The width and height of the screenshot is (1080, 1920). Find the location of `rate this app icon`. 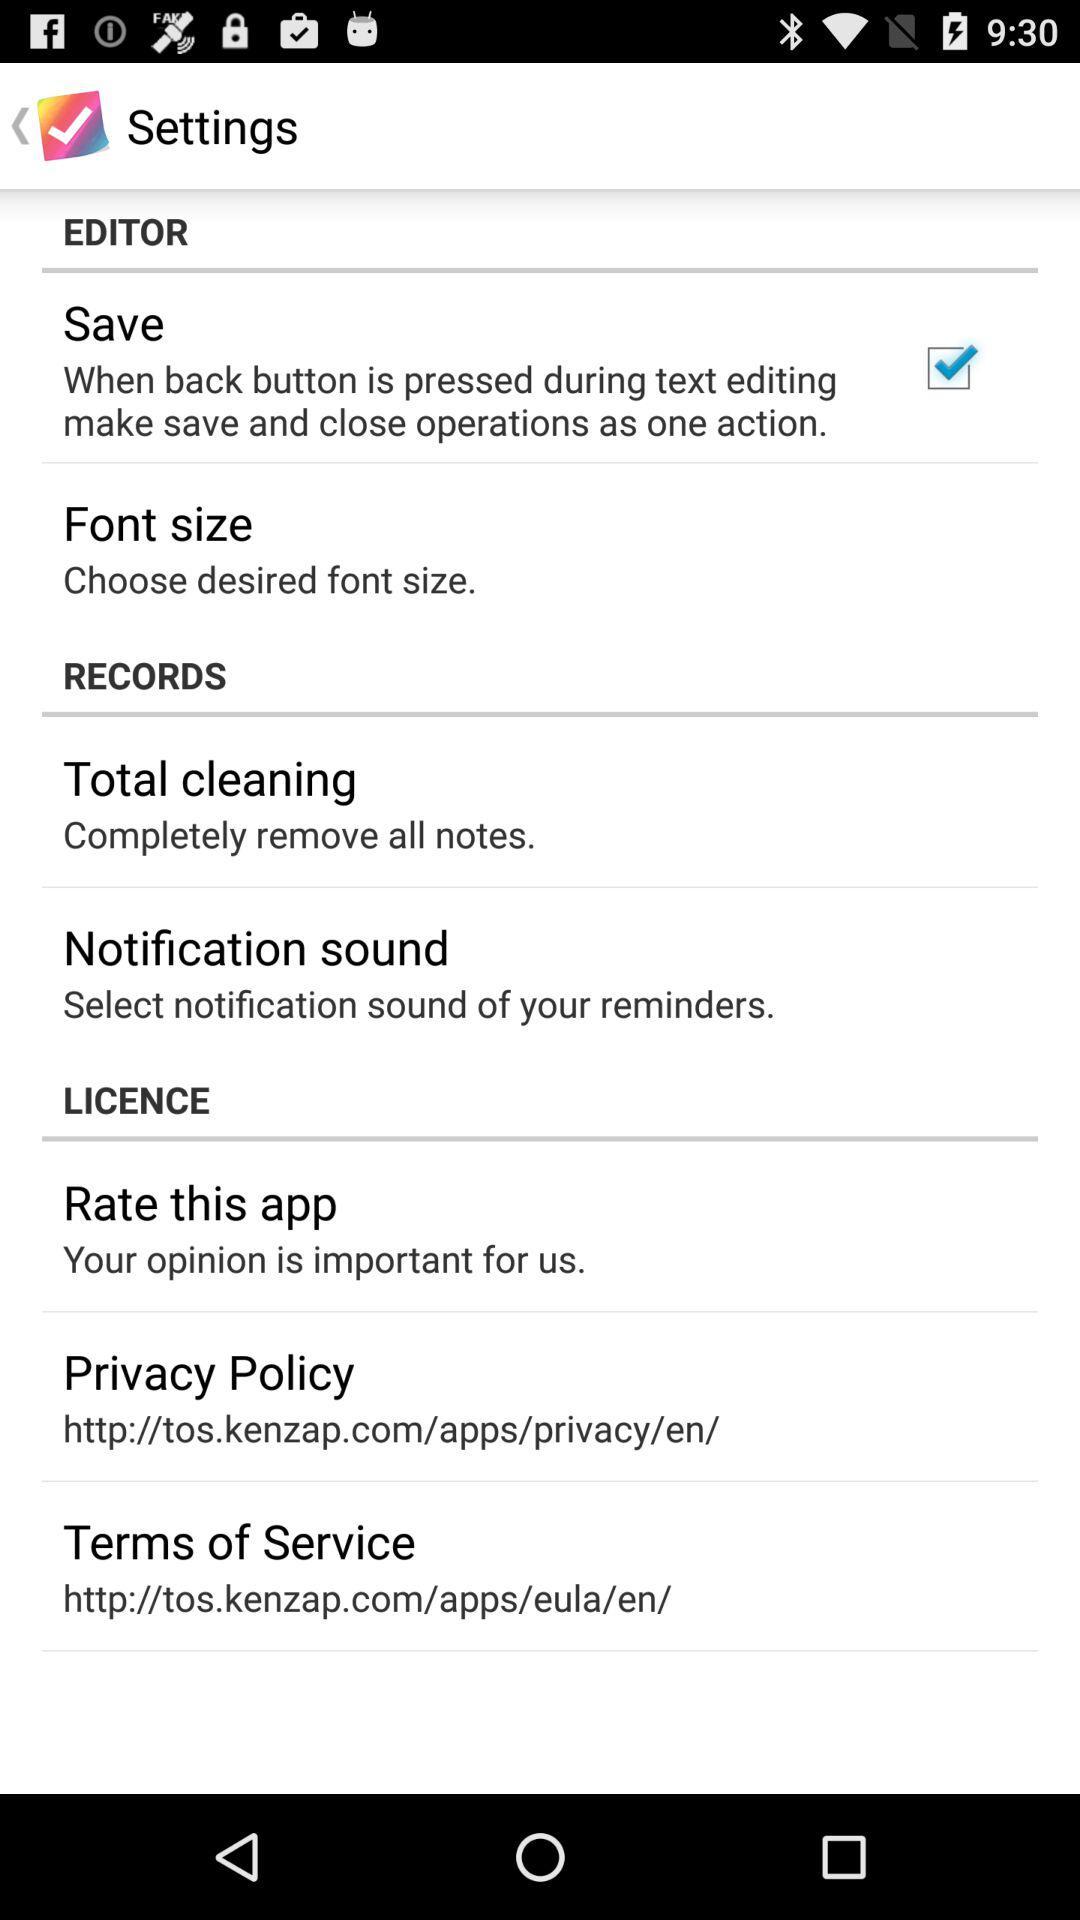

rate this app icon is located at coordinates (200, 1200).